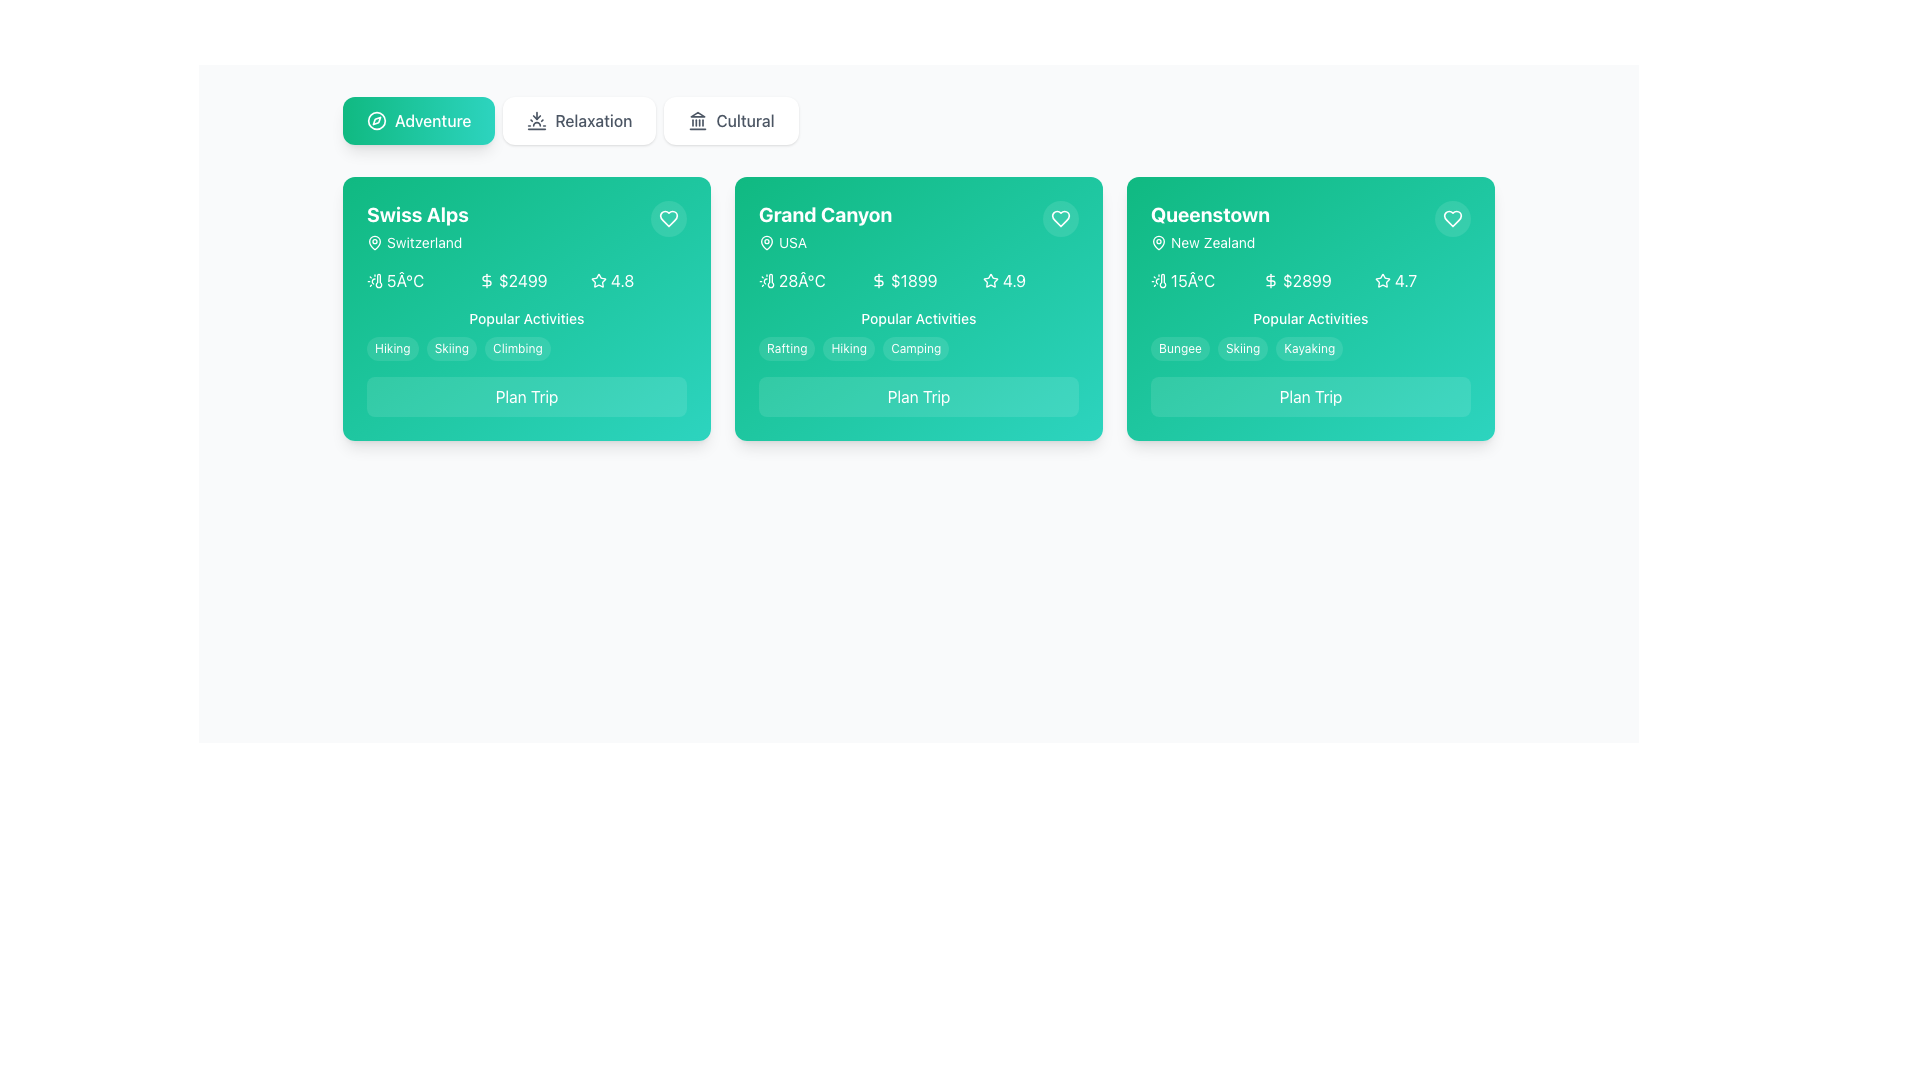 The height and width of the screenshot is (1080, 1920). Describe the element at coordinates (766, 241) in the screenshot. I see `the location pin icon next to the 'USA' label in the 'Grand Canyon' card, which is the second card in the horizontal arrangement` at that location.